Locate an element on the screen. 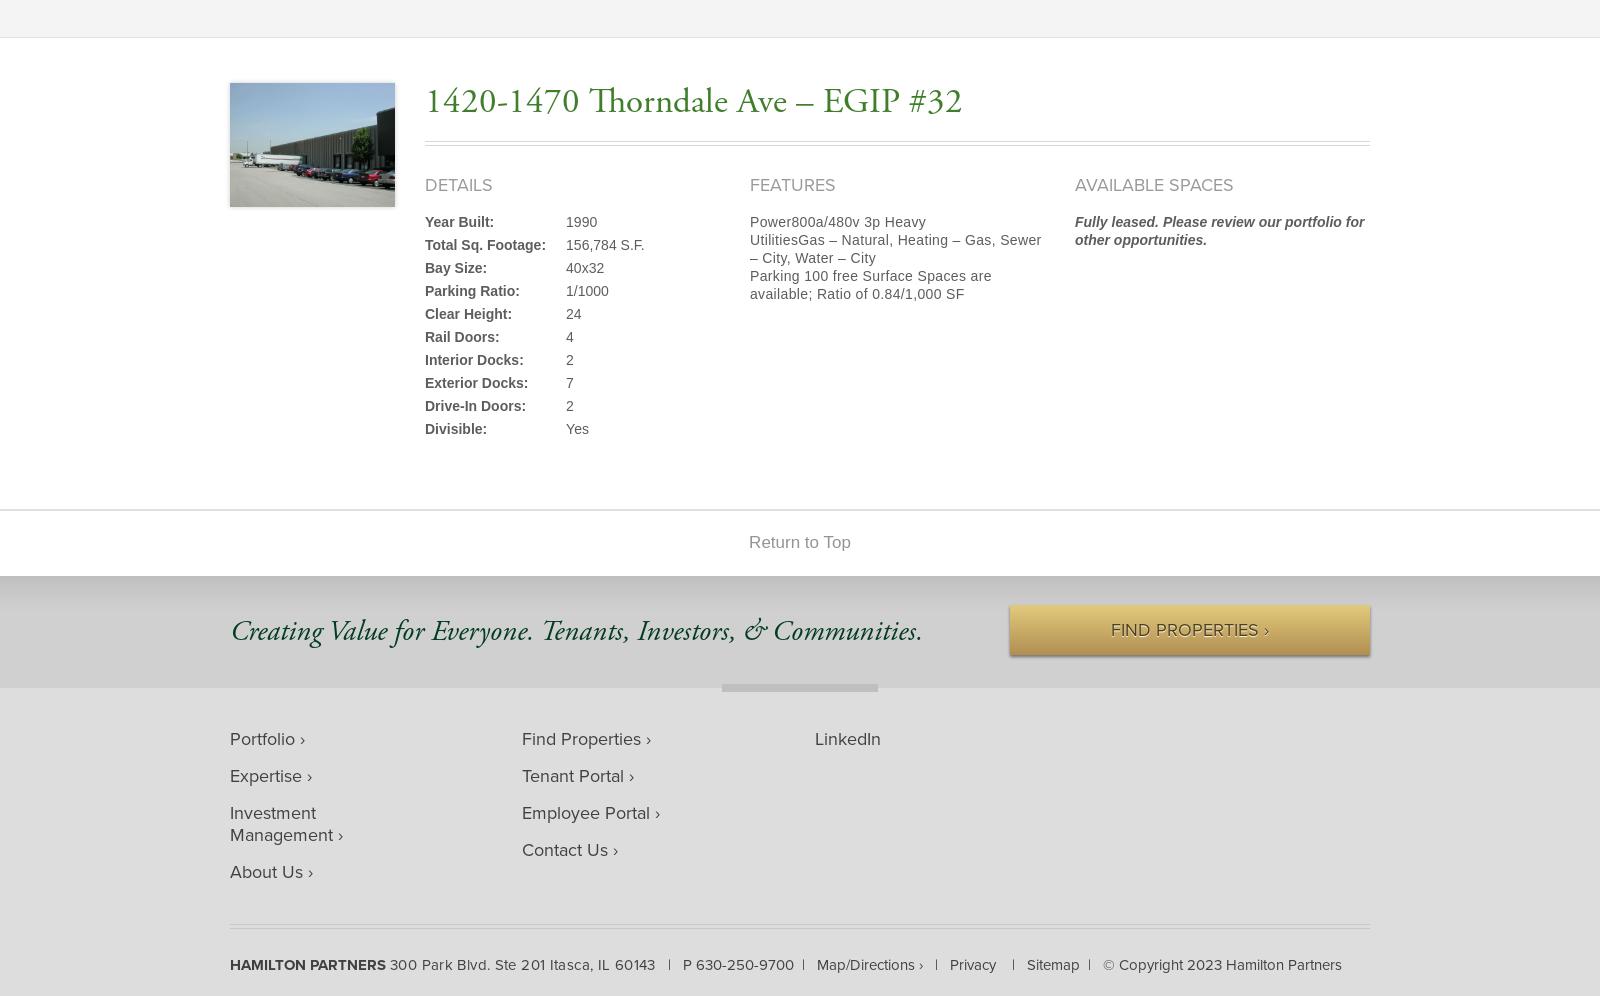 The image size is (1600, 996). '300 Park Blvd. Ste 201 Itasca, IL  60143' is located at coordinates (389, 963).